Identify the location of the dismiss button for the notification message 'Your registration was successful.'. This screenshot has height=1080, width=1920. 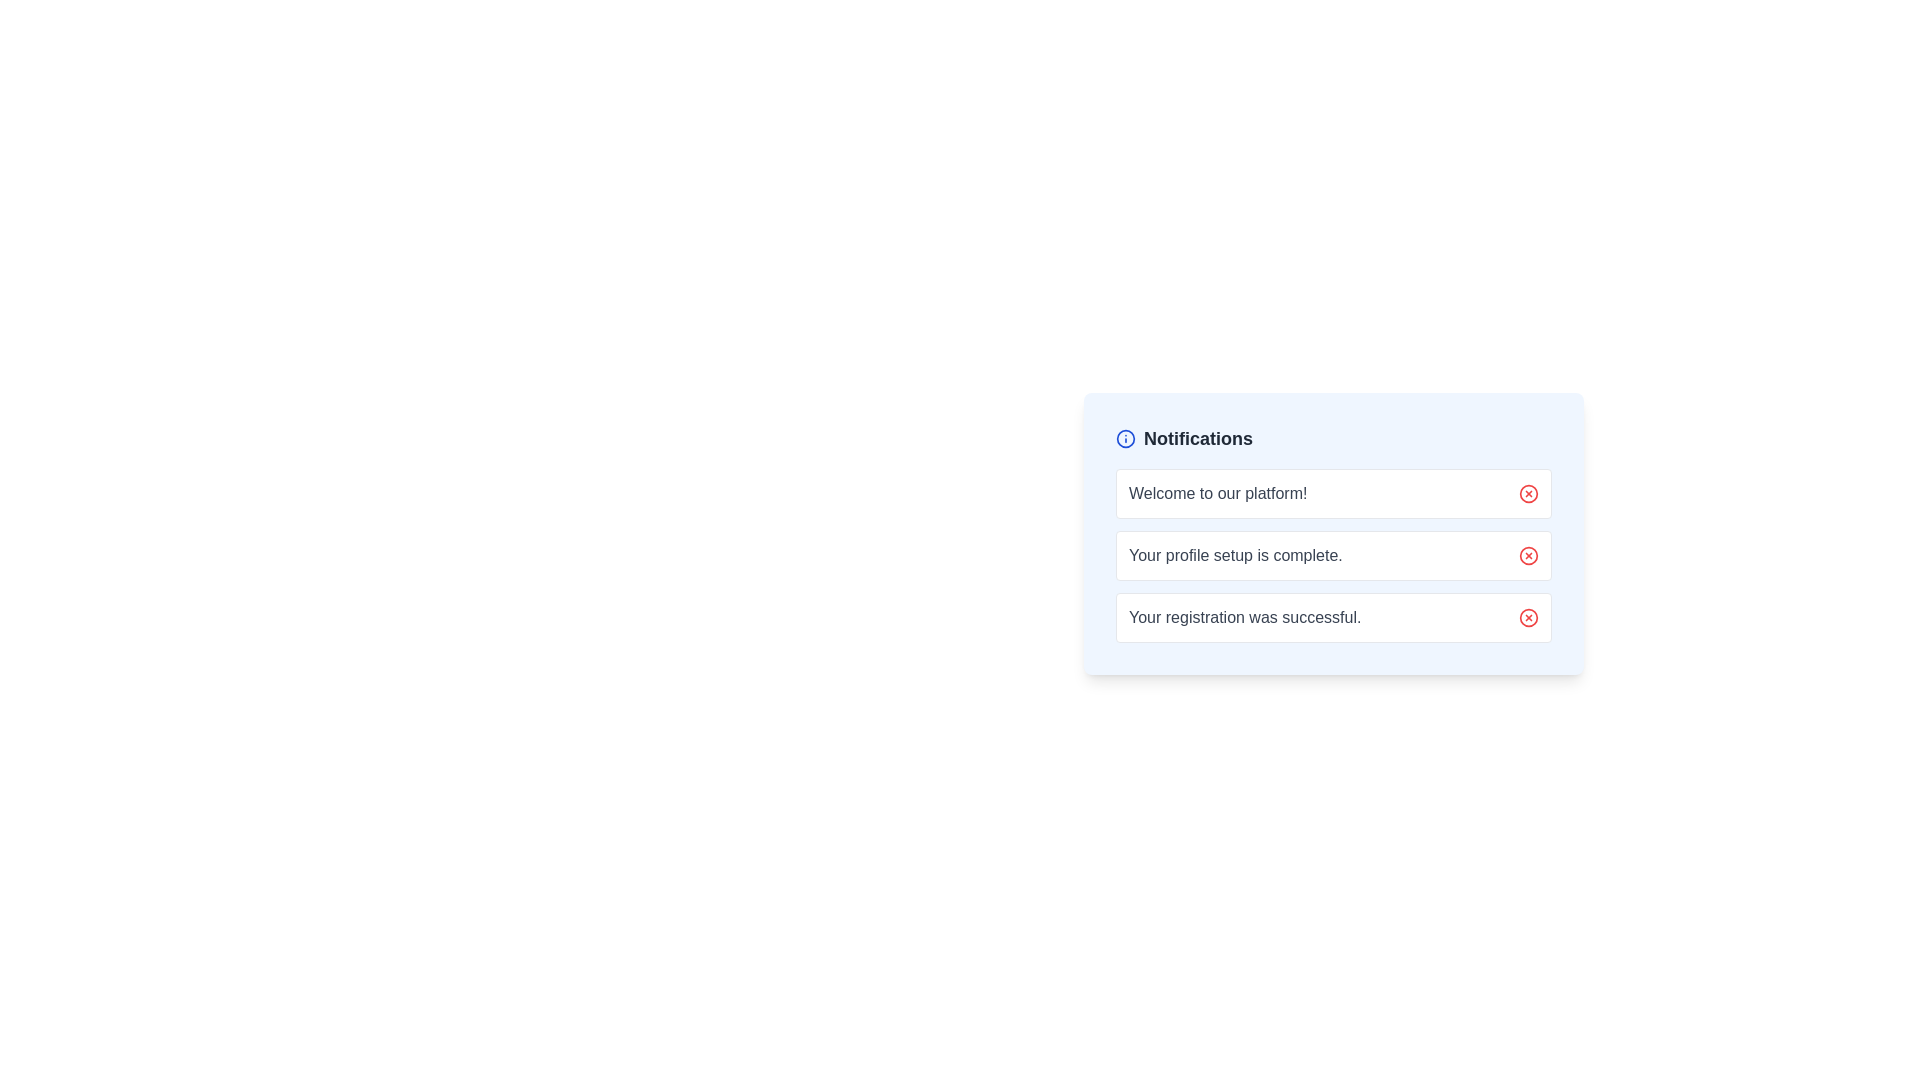
(1528, 616).